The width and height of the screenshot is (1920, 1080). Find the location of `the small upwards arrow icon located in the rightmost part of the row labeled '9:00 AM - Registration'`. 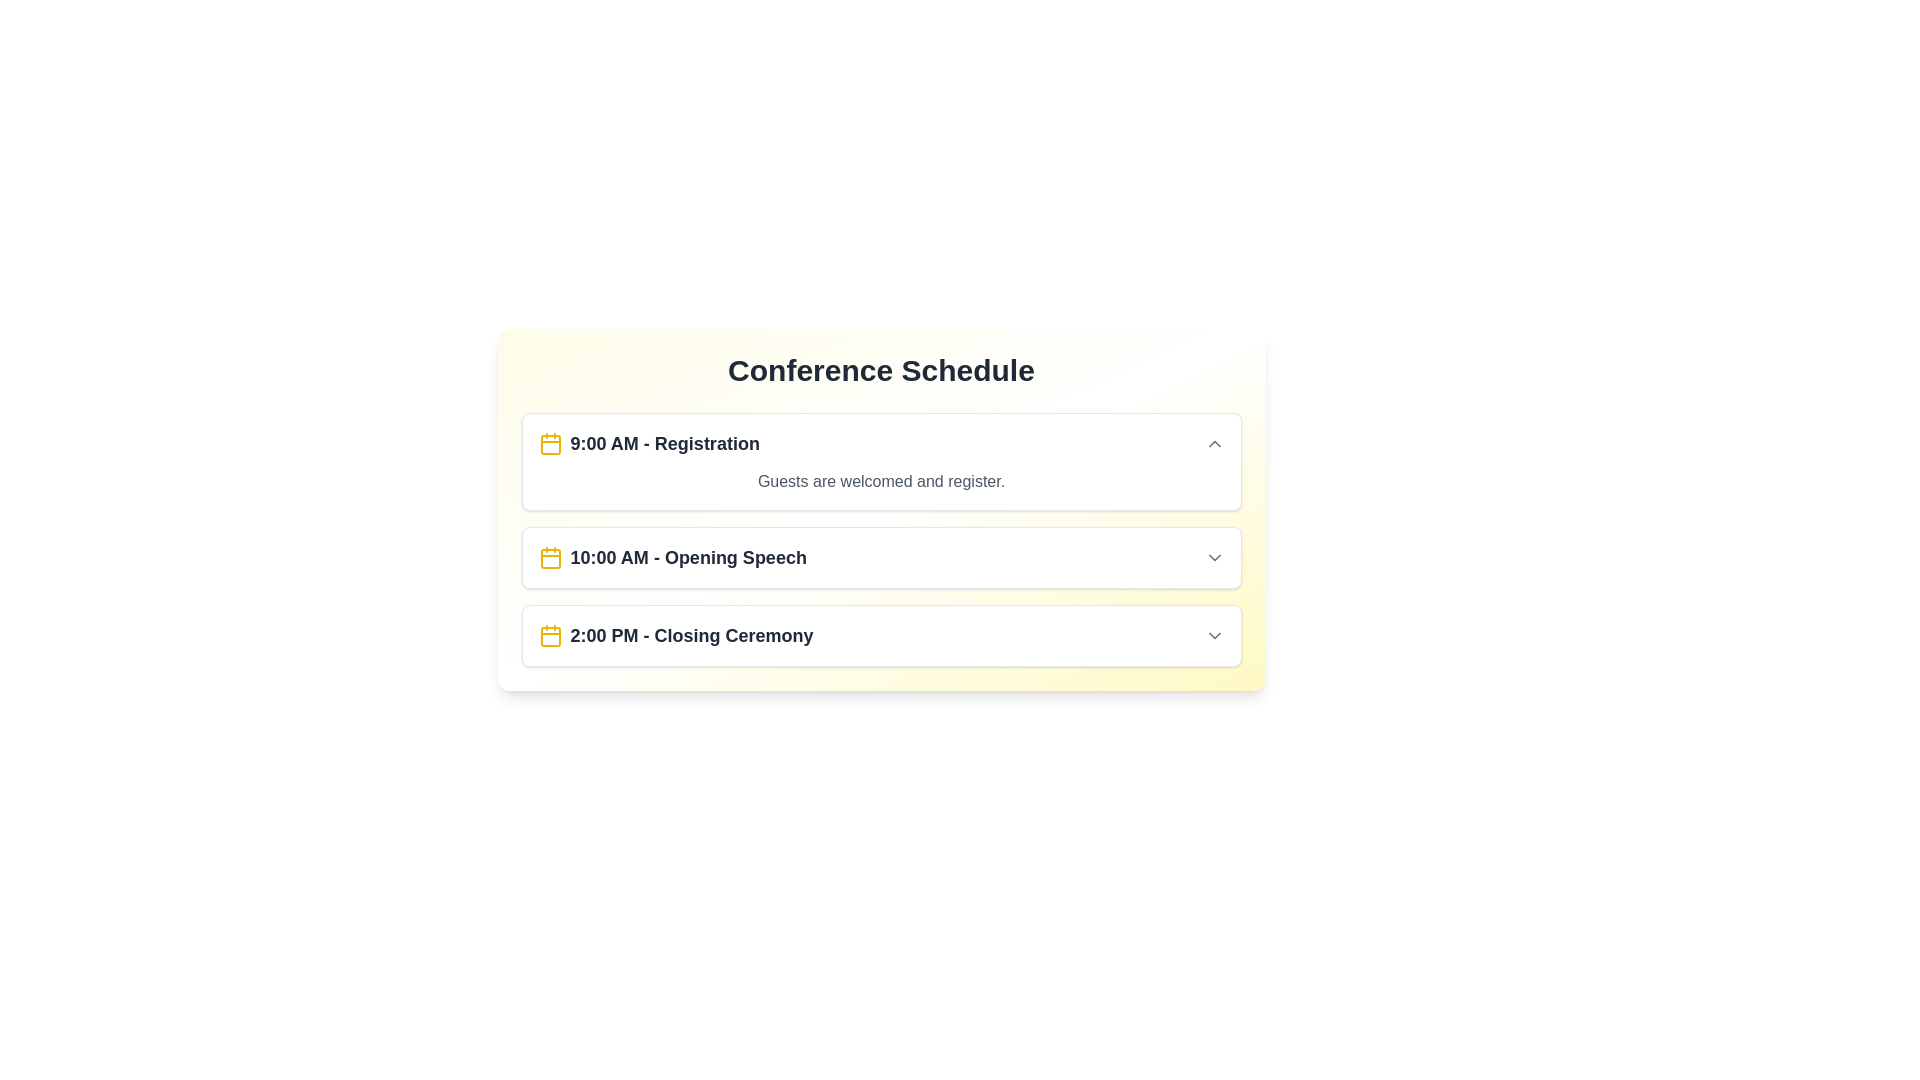

the small upwards arrow icon located in the rightmost part of the row labeled '9:00 AM - Registration' is located at coordinates (1213, 442).